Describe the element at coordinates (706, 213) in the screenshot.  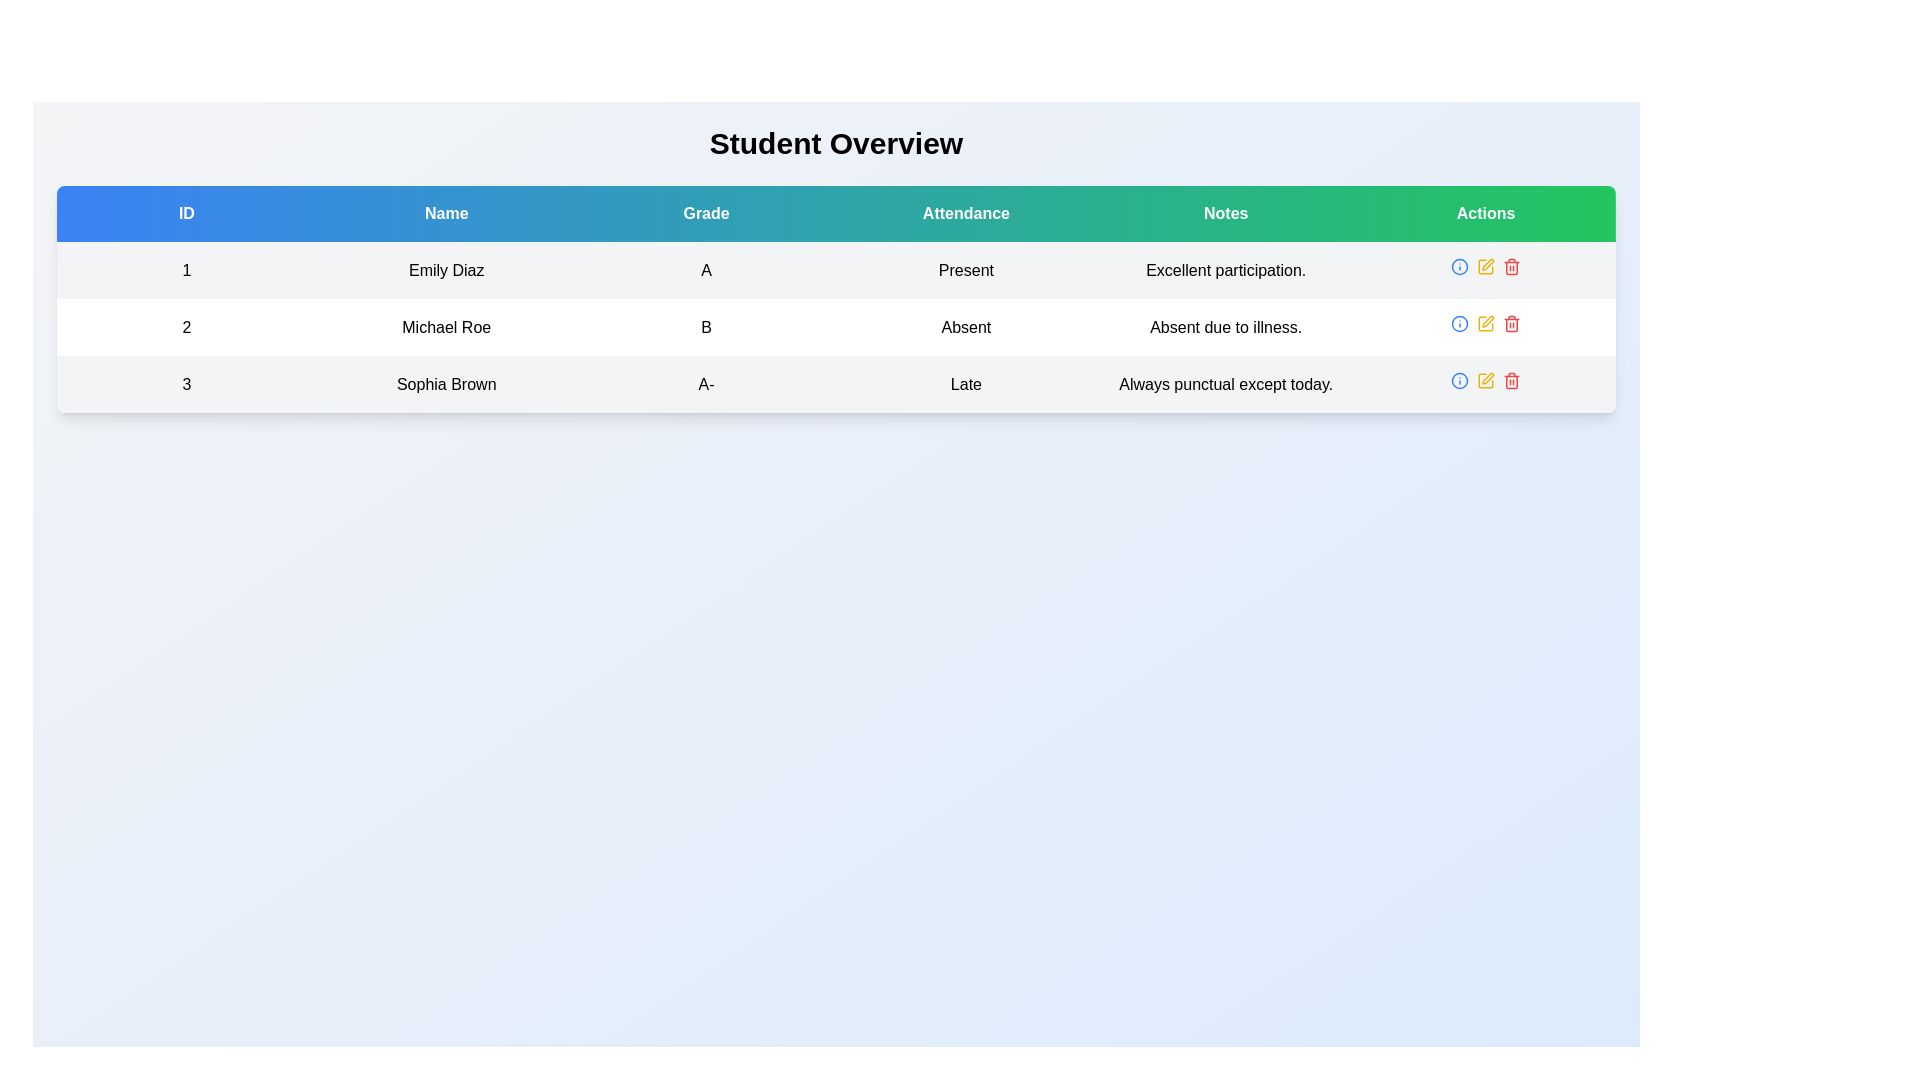
I see `the static text label for the 'Grade' column, which is the third item in the header row of the table displaying student grades` at that location.